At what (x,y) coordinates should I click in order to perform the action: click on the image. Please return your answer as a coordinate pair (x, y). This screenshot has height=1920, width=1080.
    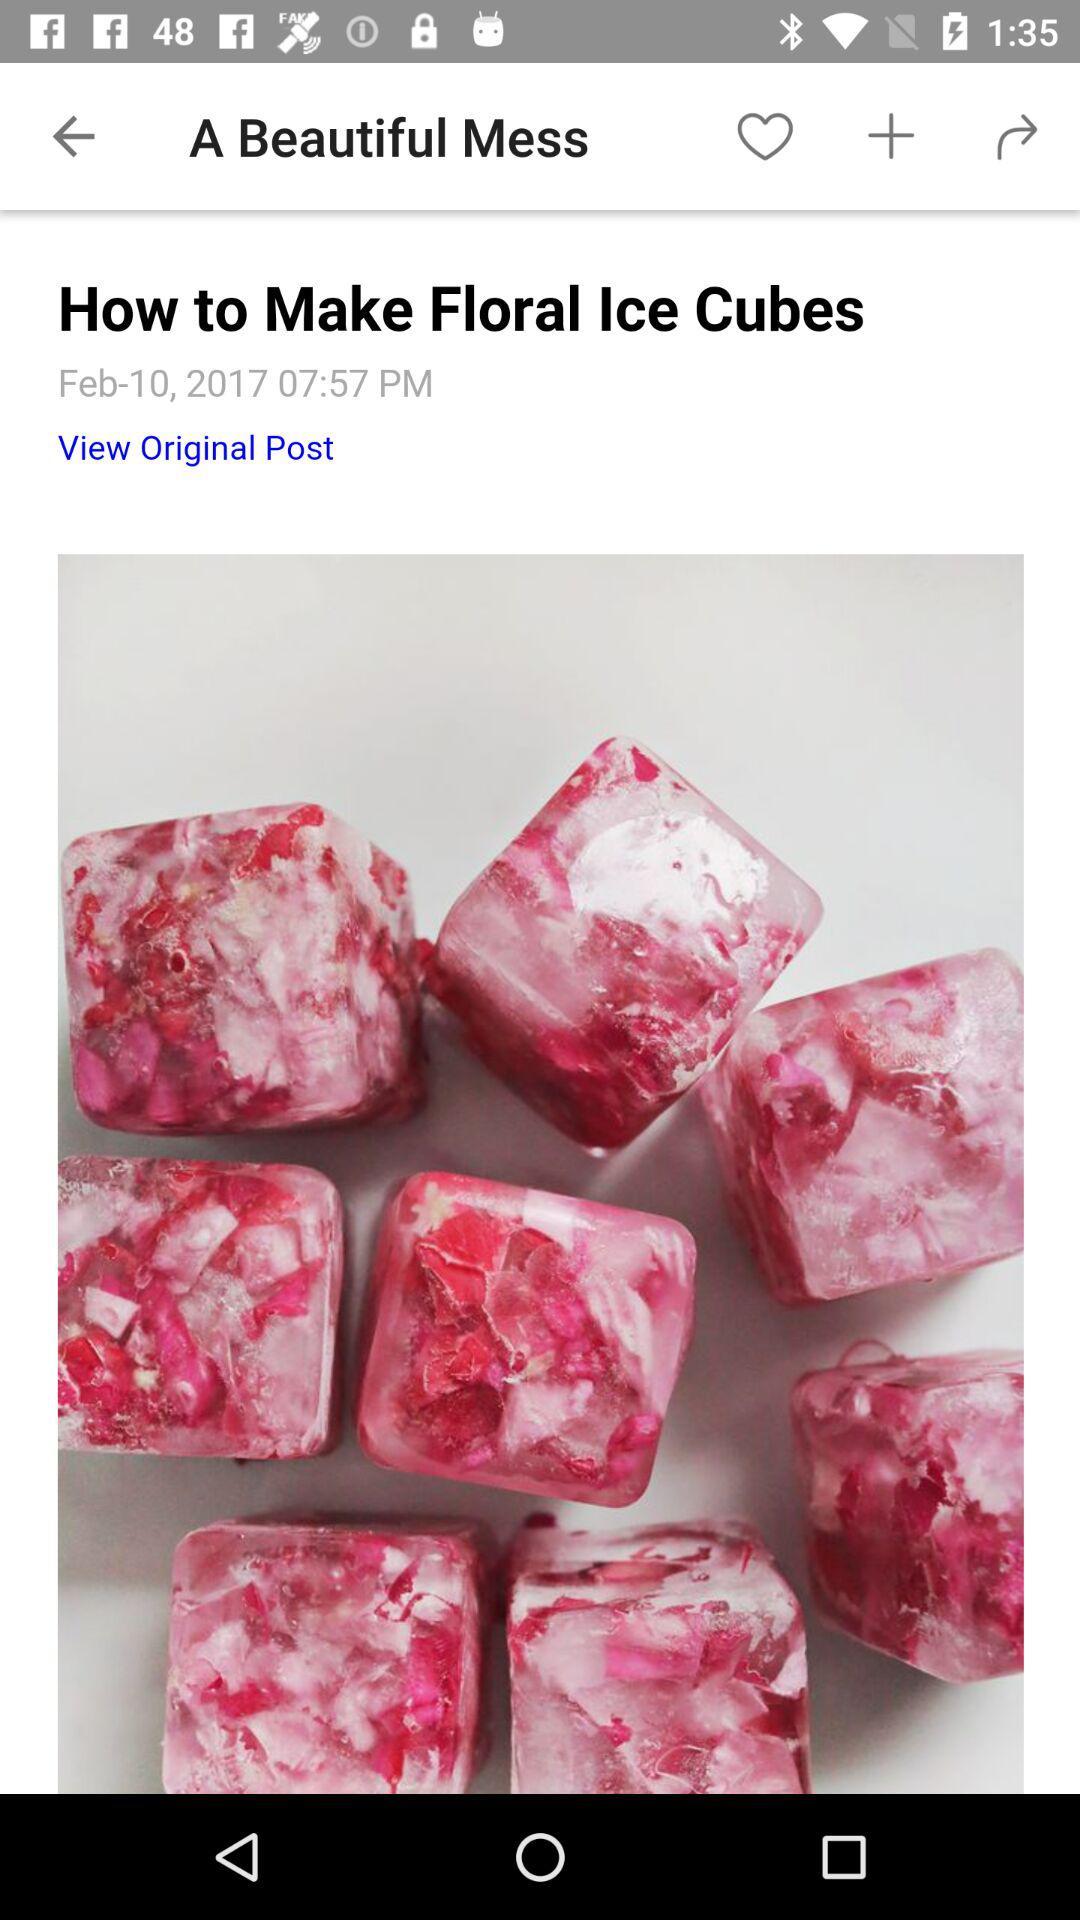
    Looking at the image, I should click on (540, 1002).